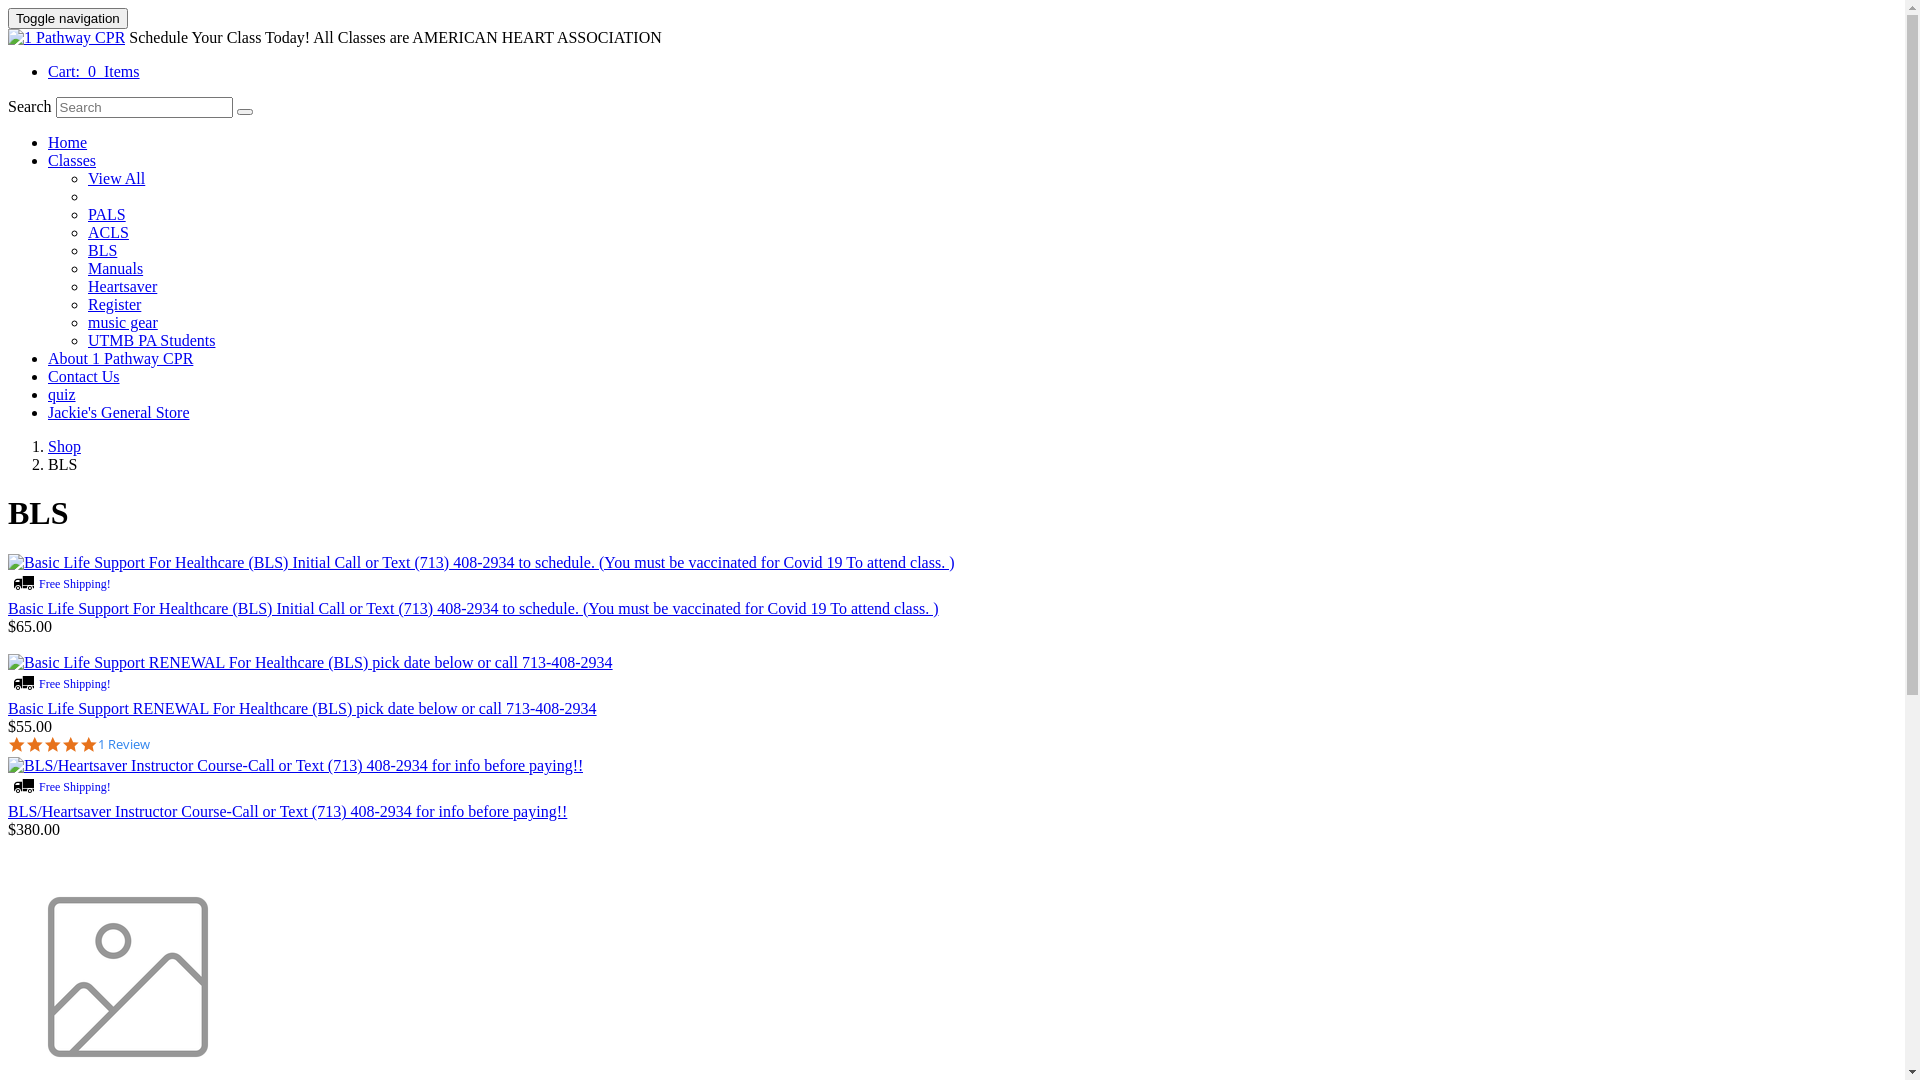  I want to click on 'quiz', so click(48, 394).